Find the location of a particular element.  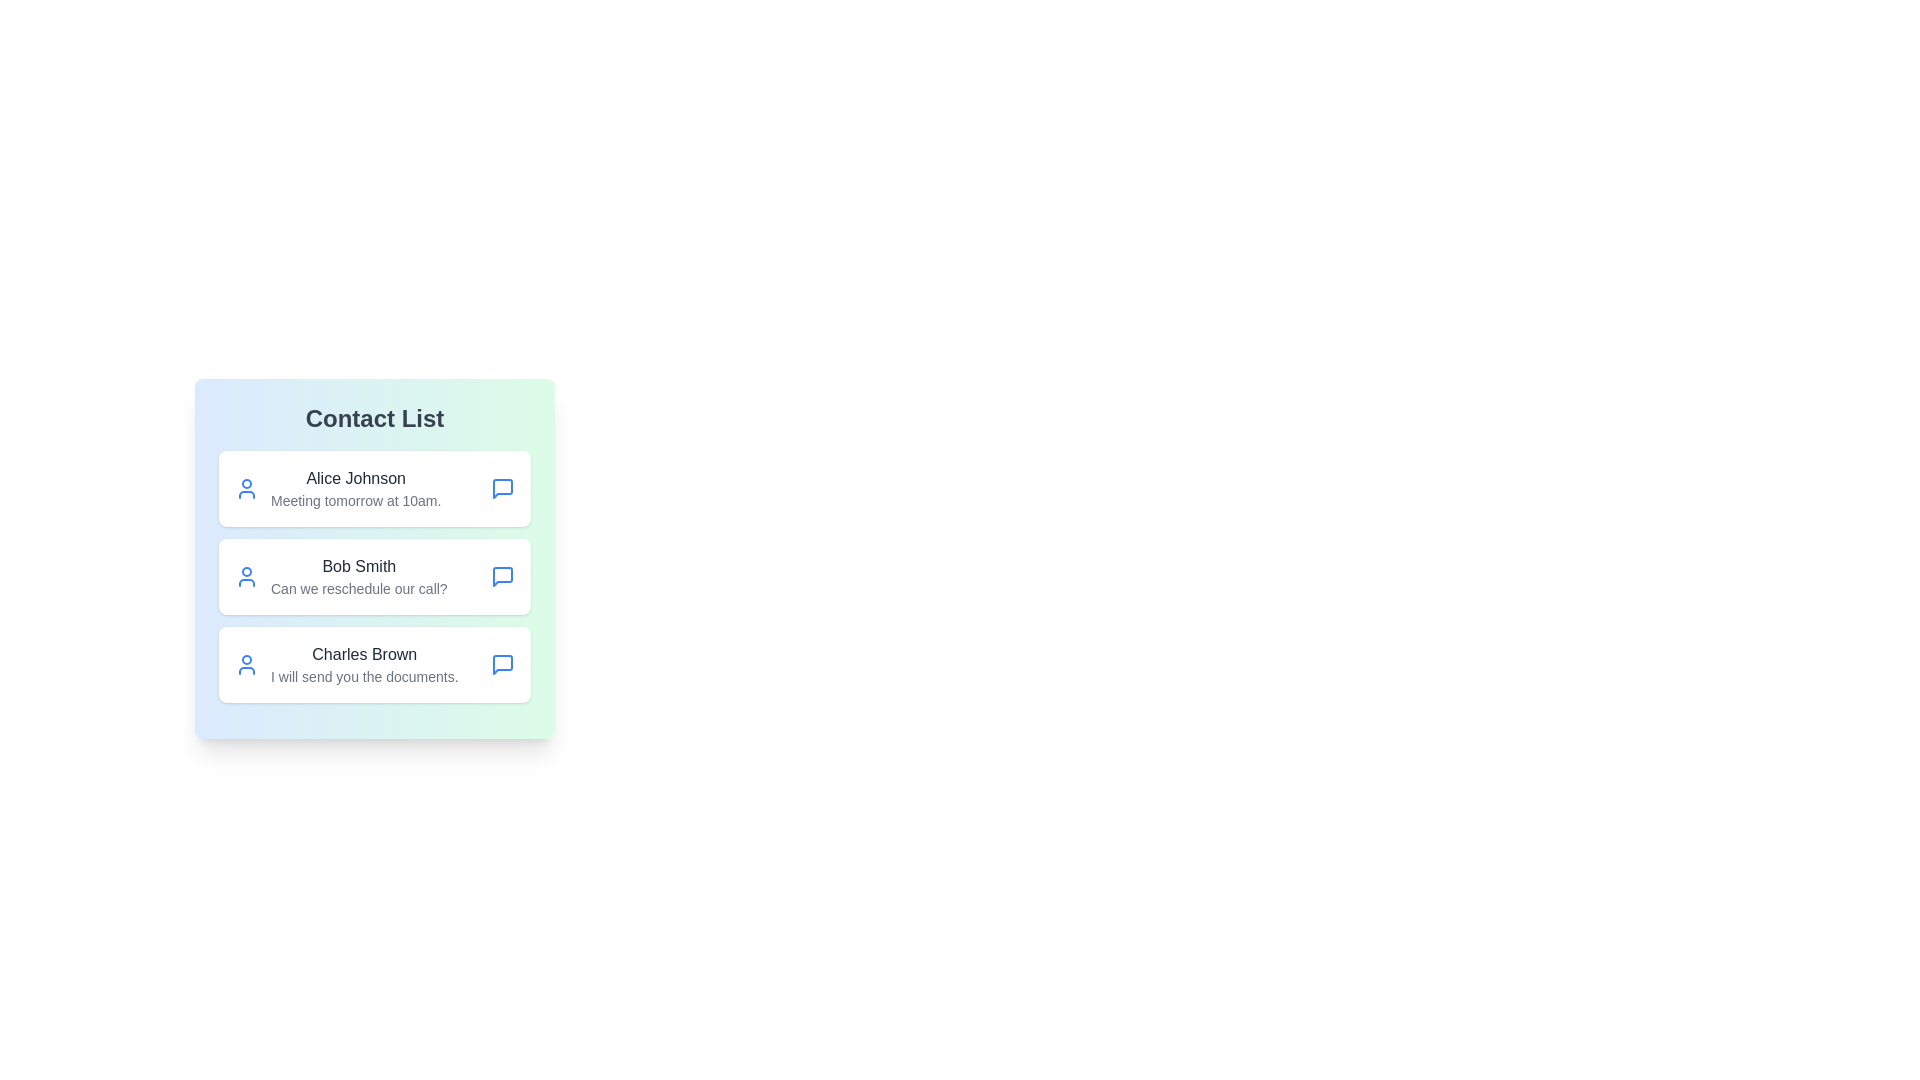

the chat icon associated with Alice Johnson to initiate a conversation is located at coordinates (503, 489).